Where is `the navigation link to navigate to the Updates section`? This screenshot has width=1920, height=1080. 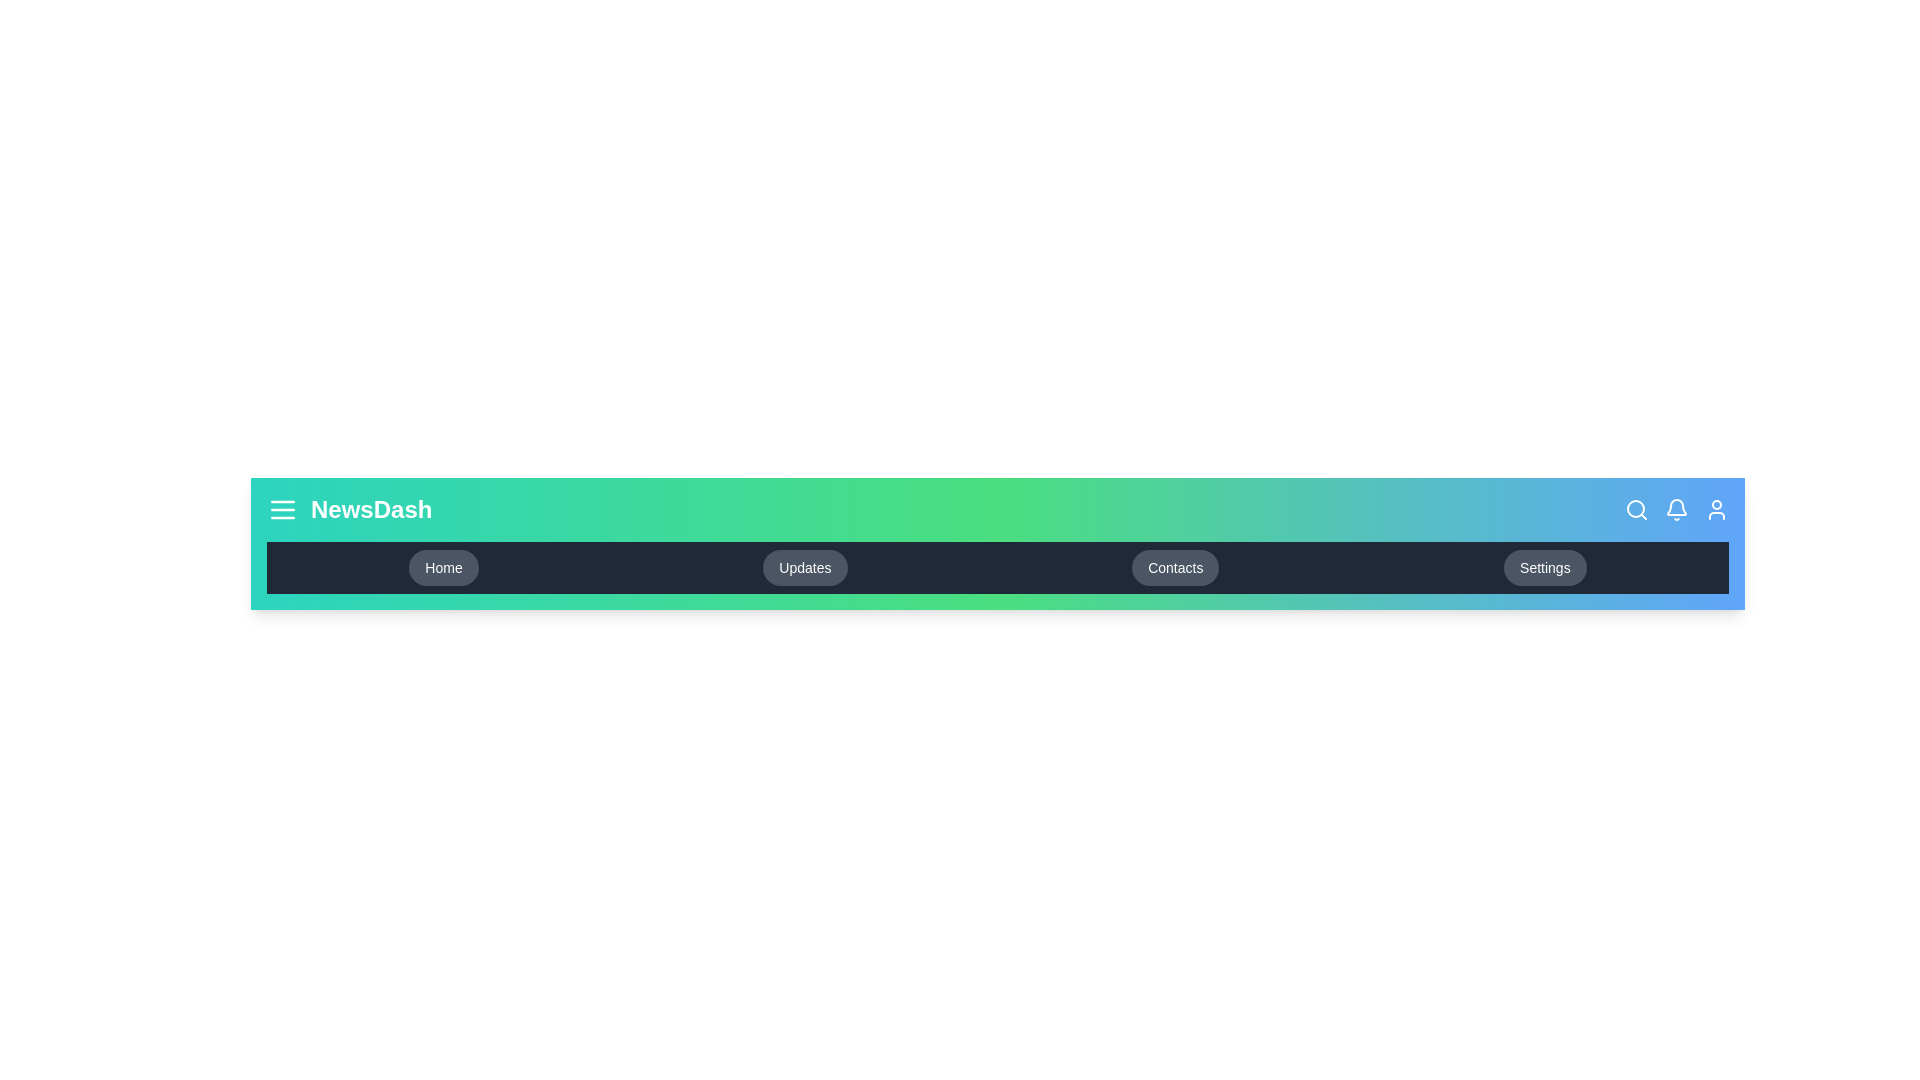 the navigation link to navigate to the Updates section is located at coordinates (805, 567).